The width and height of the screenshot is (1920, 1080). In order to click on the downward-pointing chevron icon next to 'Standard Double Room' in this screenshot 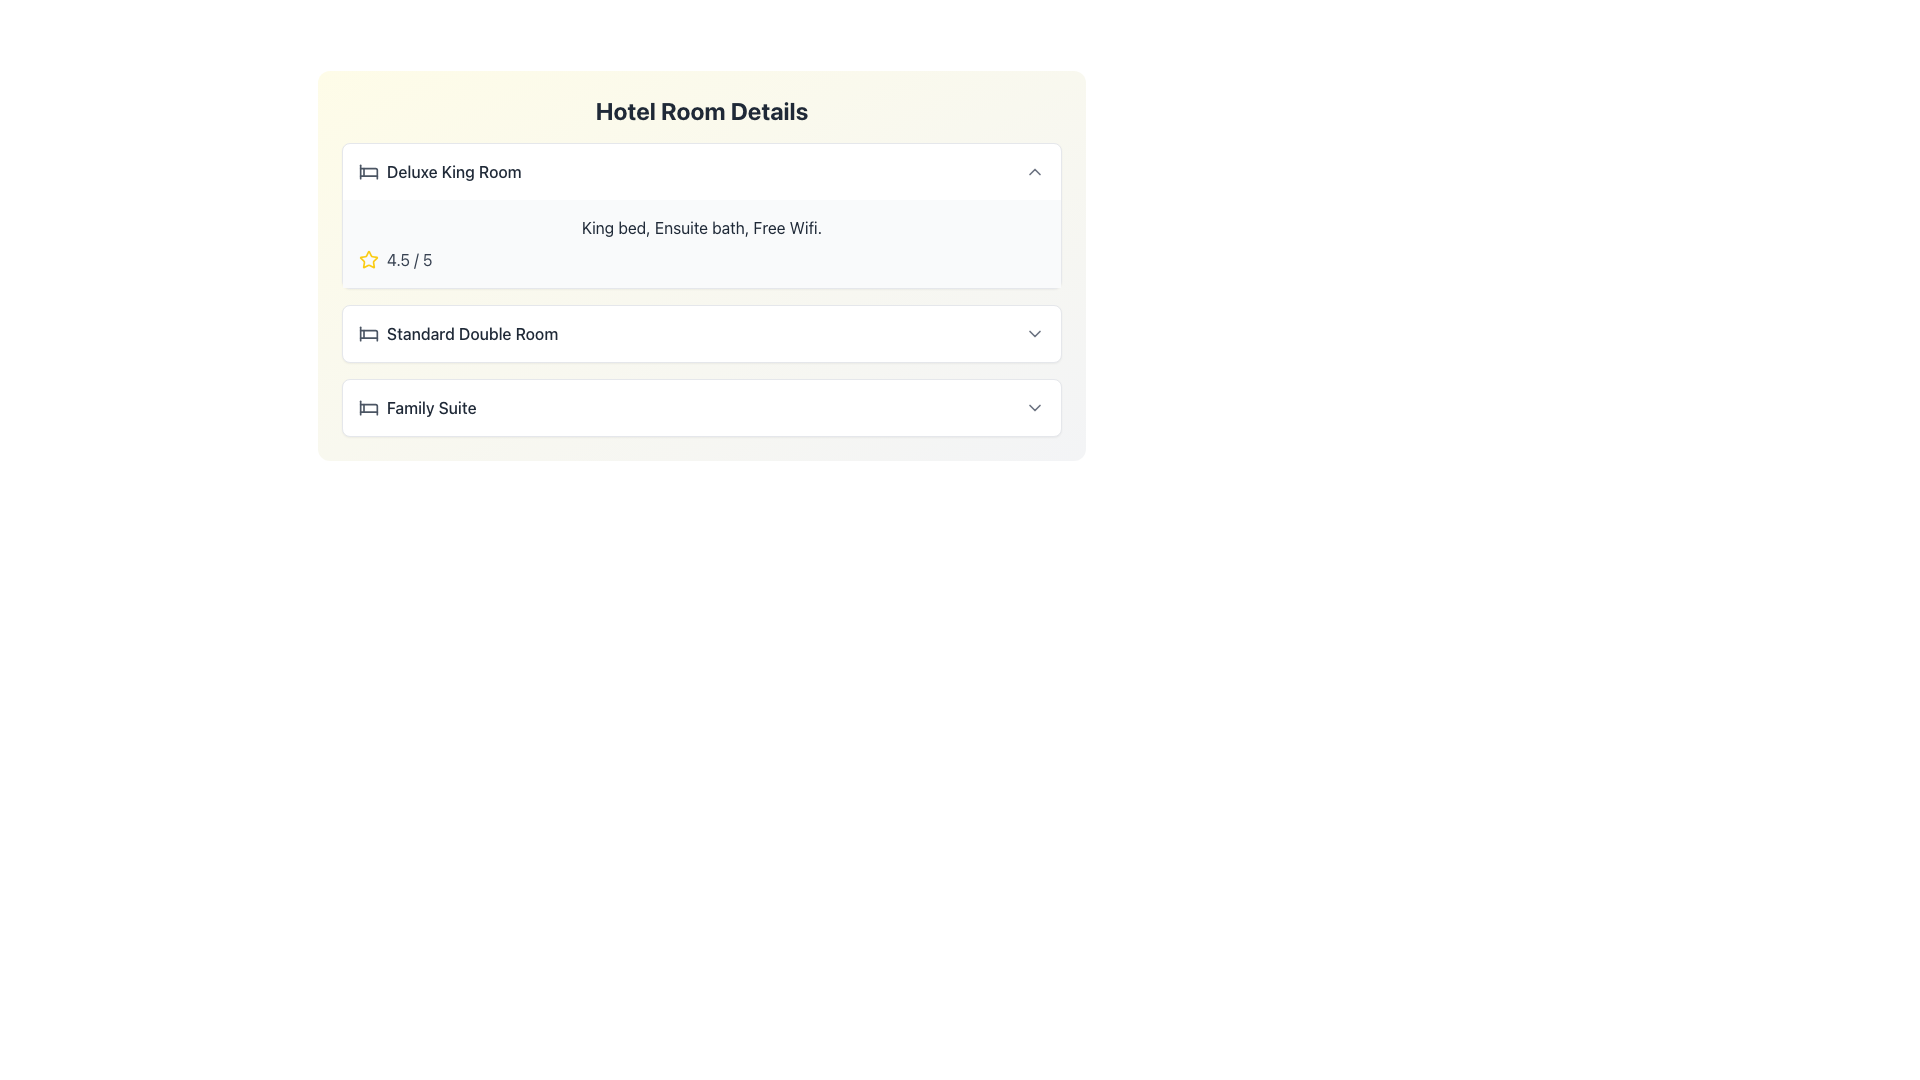, I will do `click(1035, 333)`.